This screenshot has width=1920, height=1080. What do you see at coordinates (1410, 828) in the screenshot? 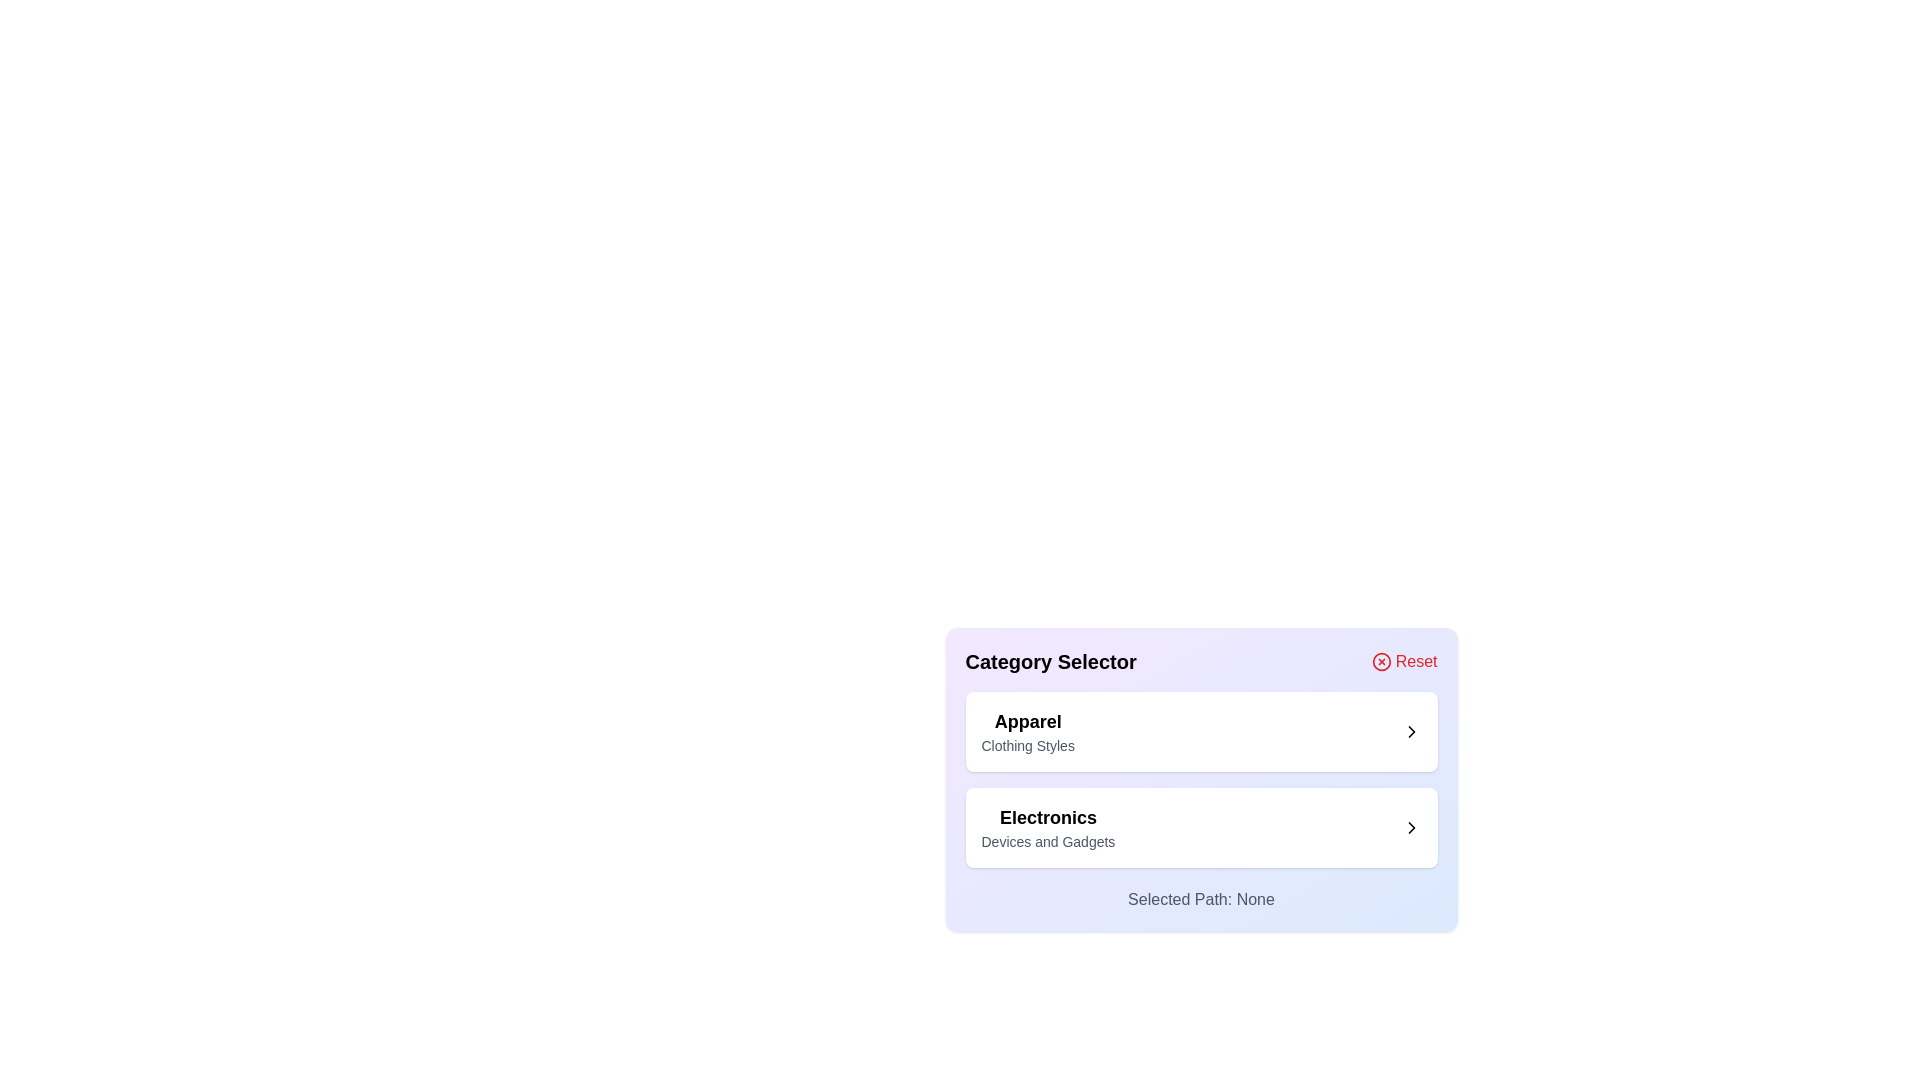
I see `the Chevron icon located on the far right of the 'Electronics' row, adjacent to 'Devices and Gadgets'` at bounding box center [1410, 828].